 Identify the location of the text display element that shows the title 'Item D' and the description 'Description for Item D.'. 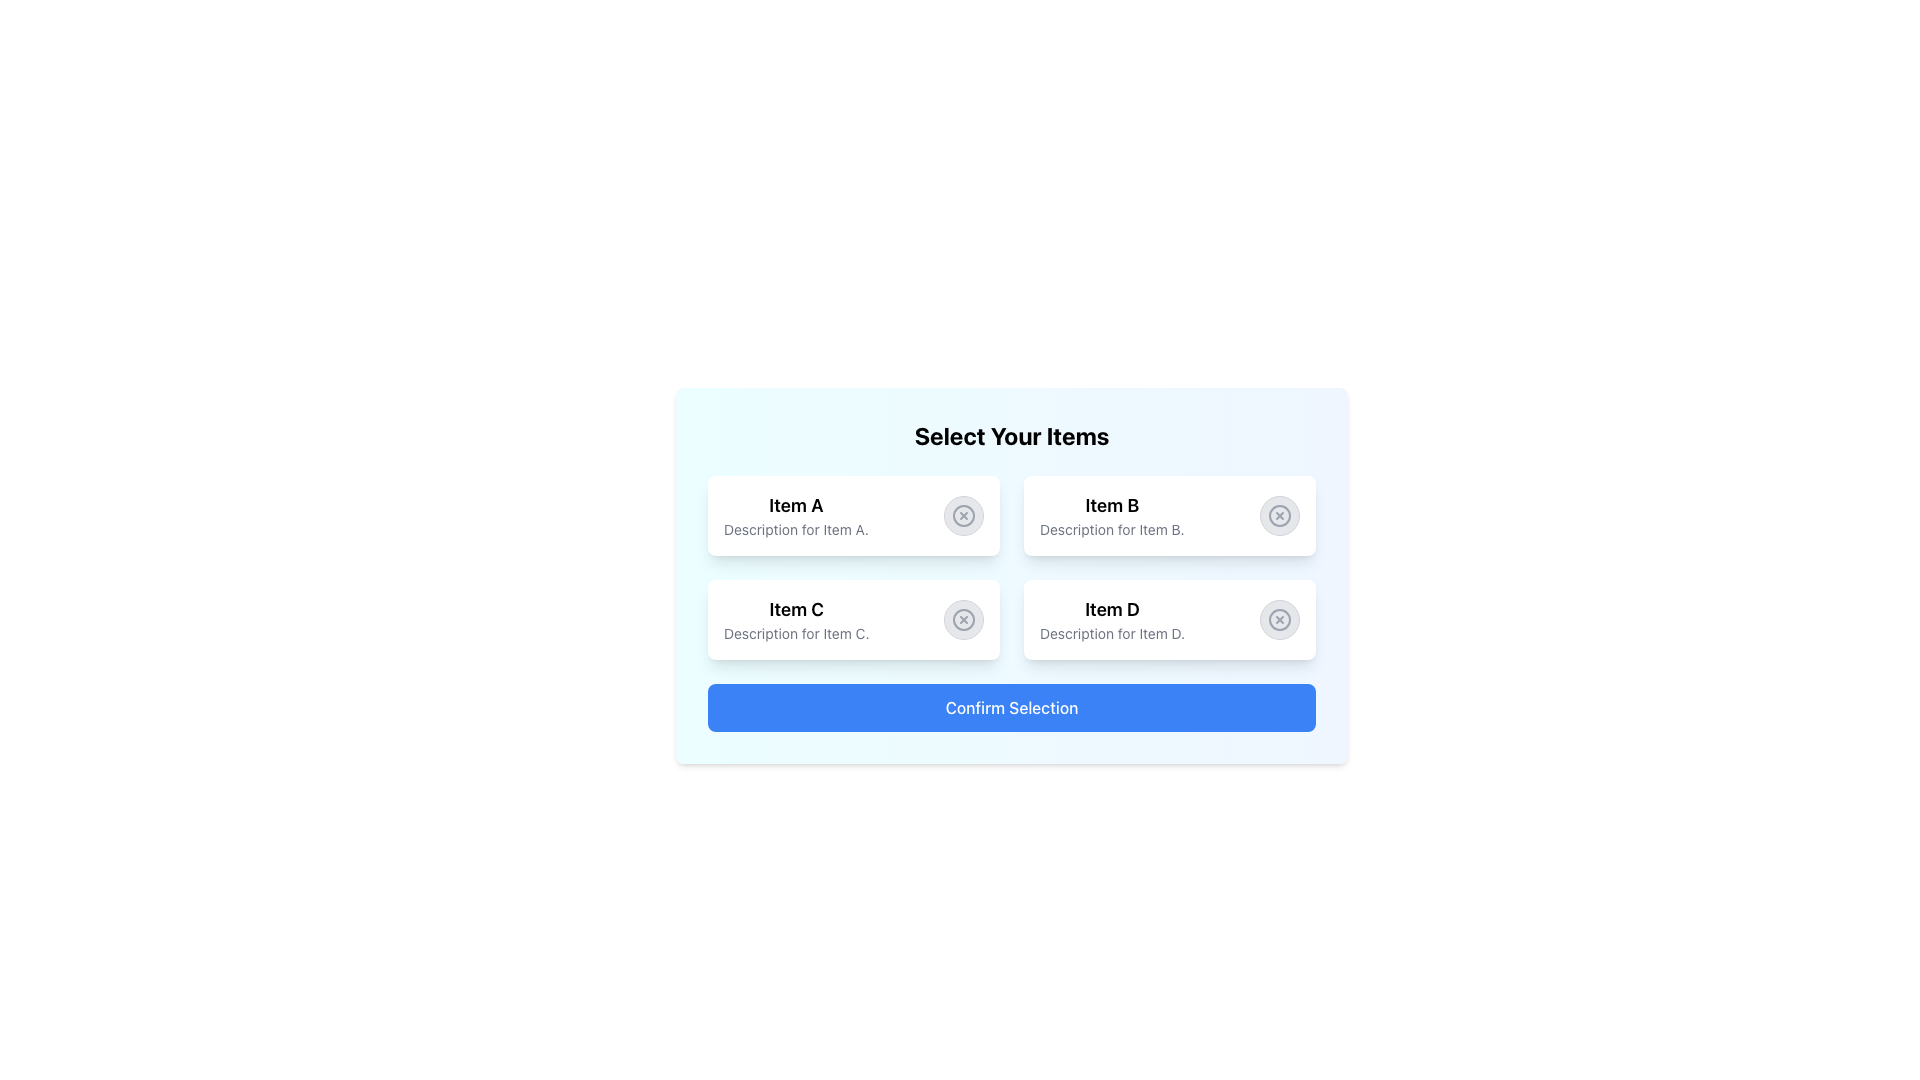
(1111, 619).